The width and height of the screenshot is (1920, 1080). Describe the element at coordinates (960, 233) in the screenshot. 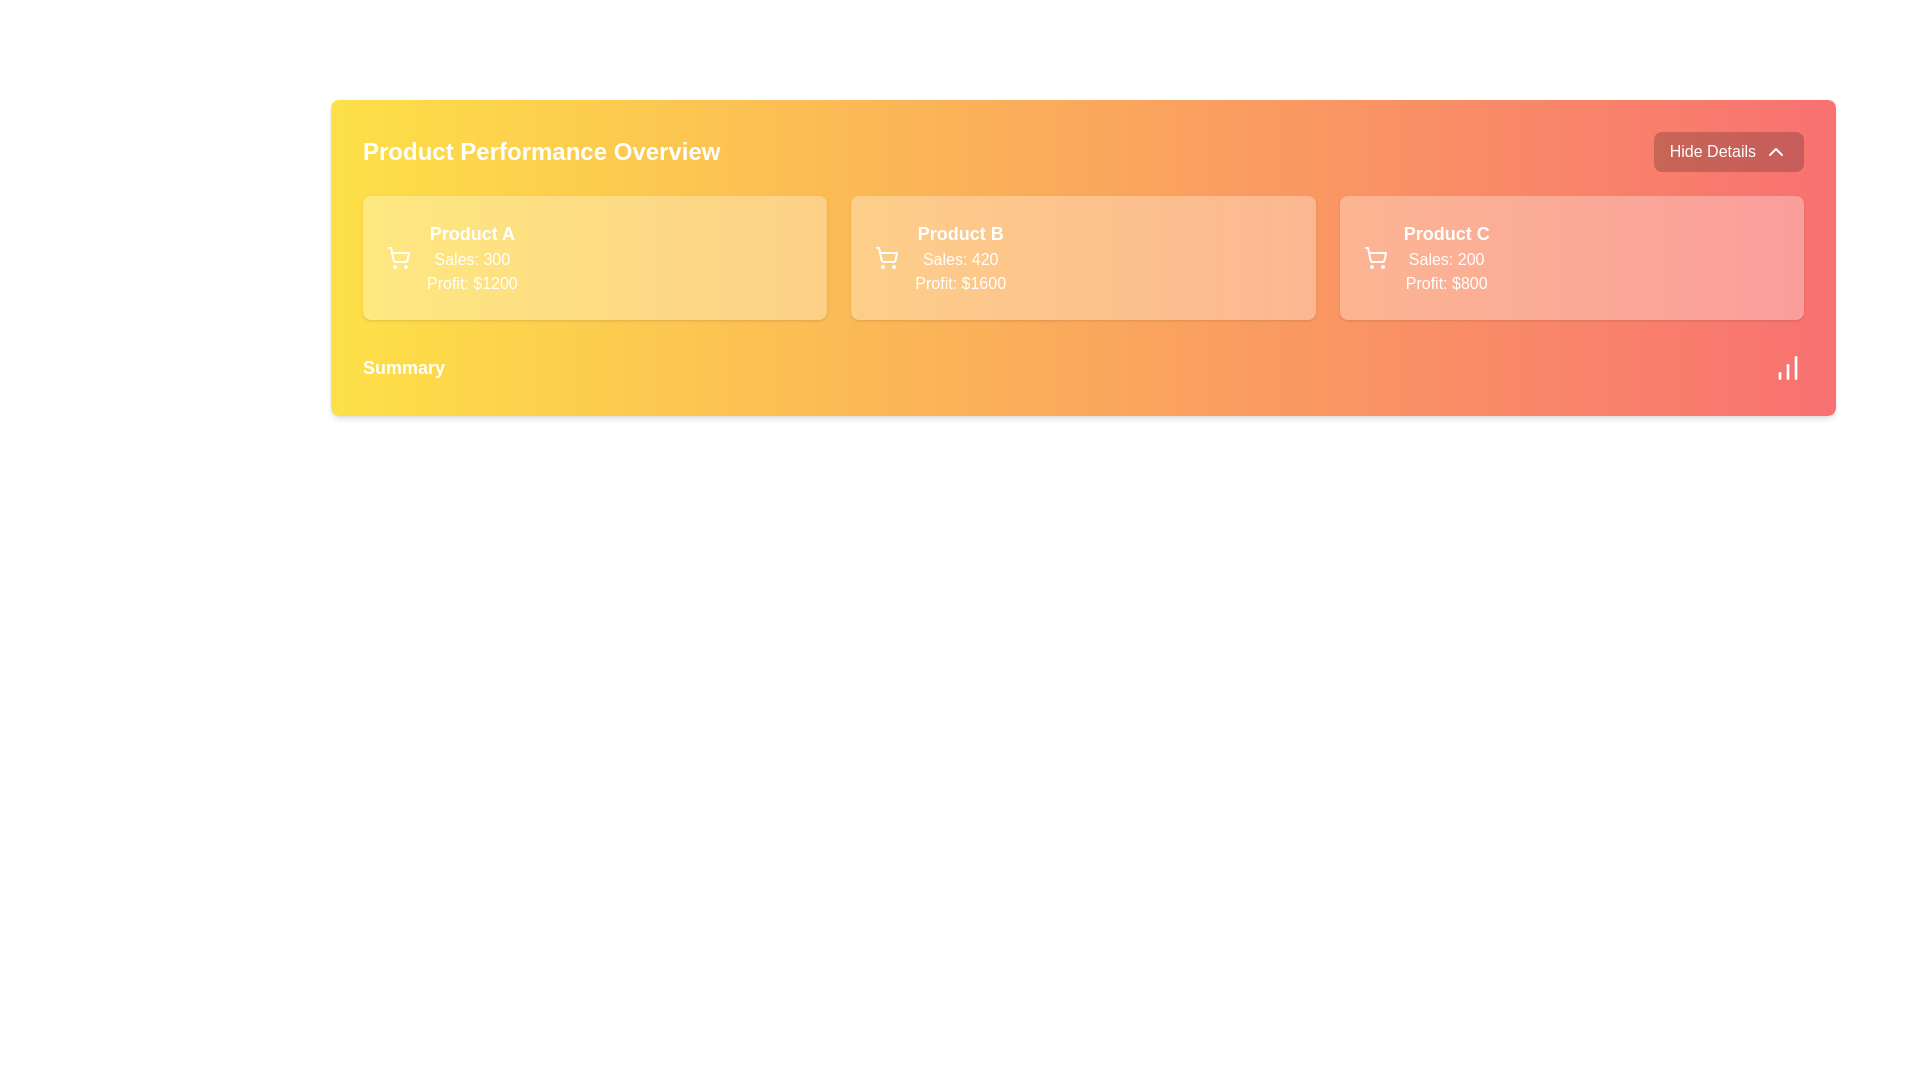

I see `the static text title for the product card, which is the first line of text in the center card among three horizontally arranged cards` at that location.